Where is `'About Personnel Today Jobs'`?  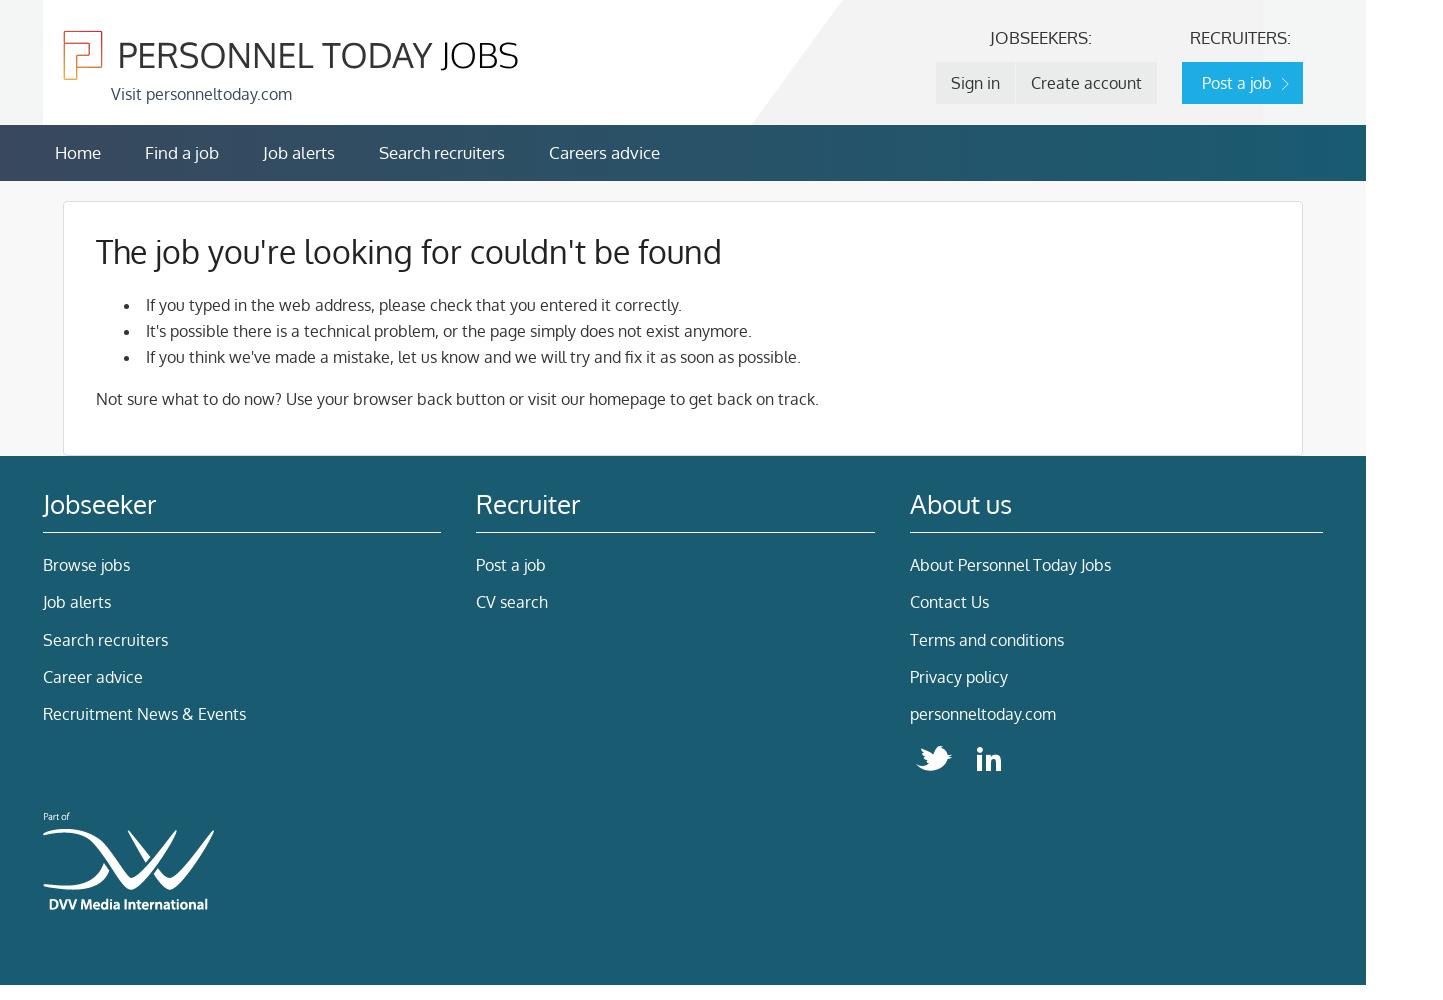
'About Personnel Today Jobs' is located at coordinates (1009, 563).